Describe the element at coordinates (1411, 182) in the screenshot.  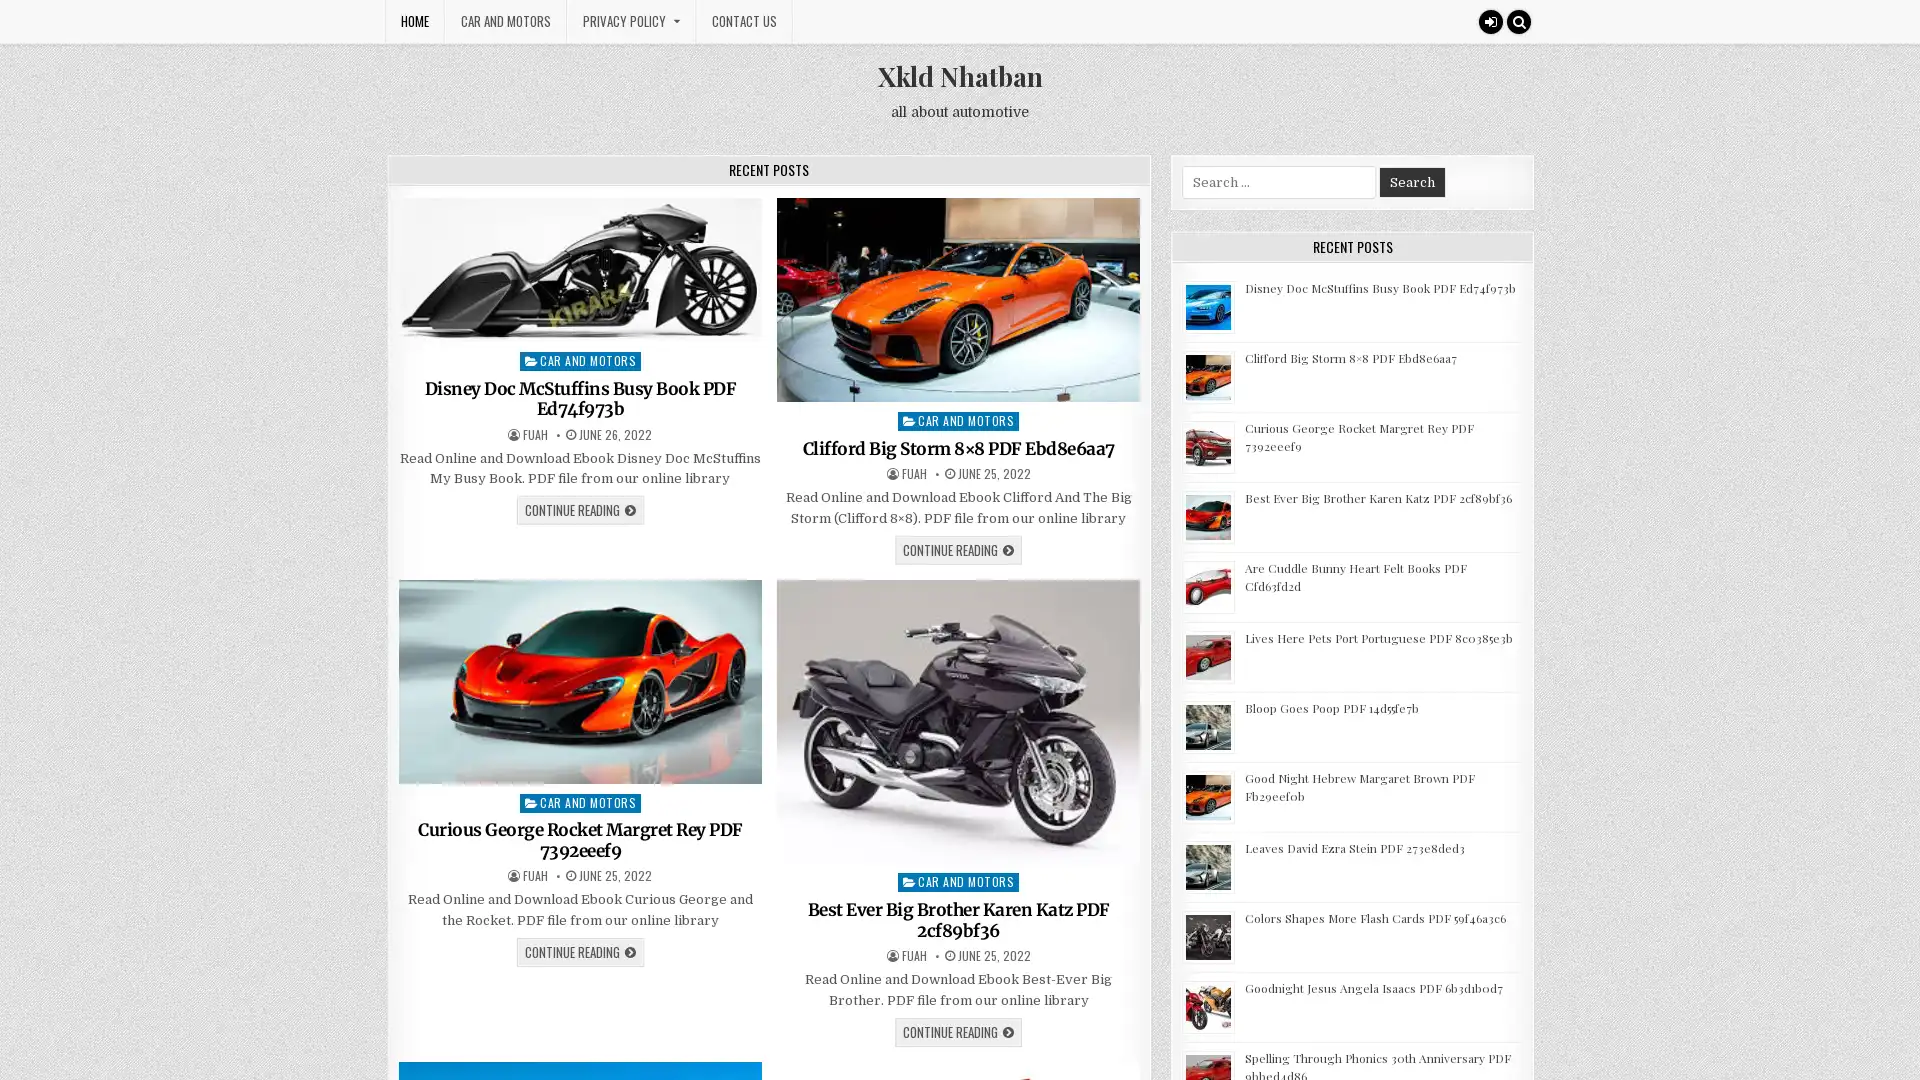
I see `Search` at that location.